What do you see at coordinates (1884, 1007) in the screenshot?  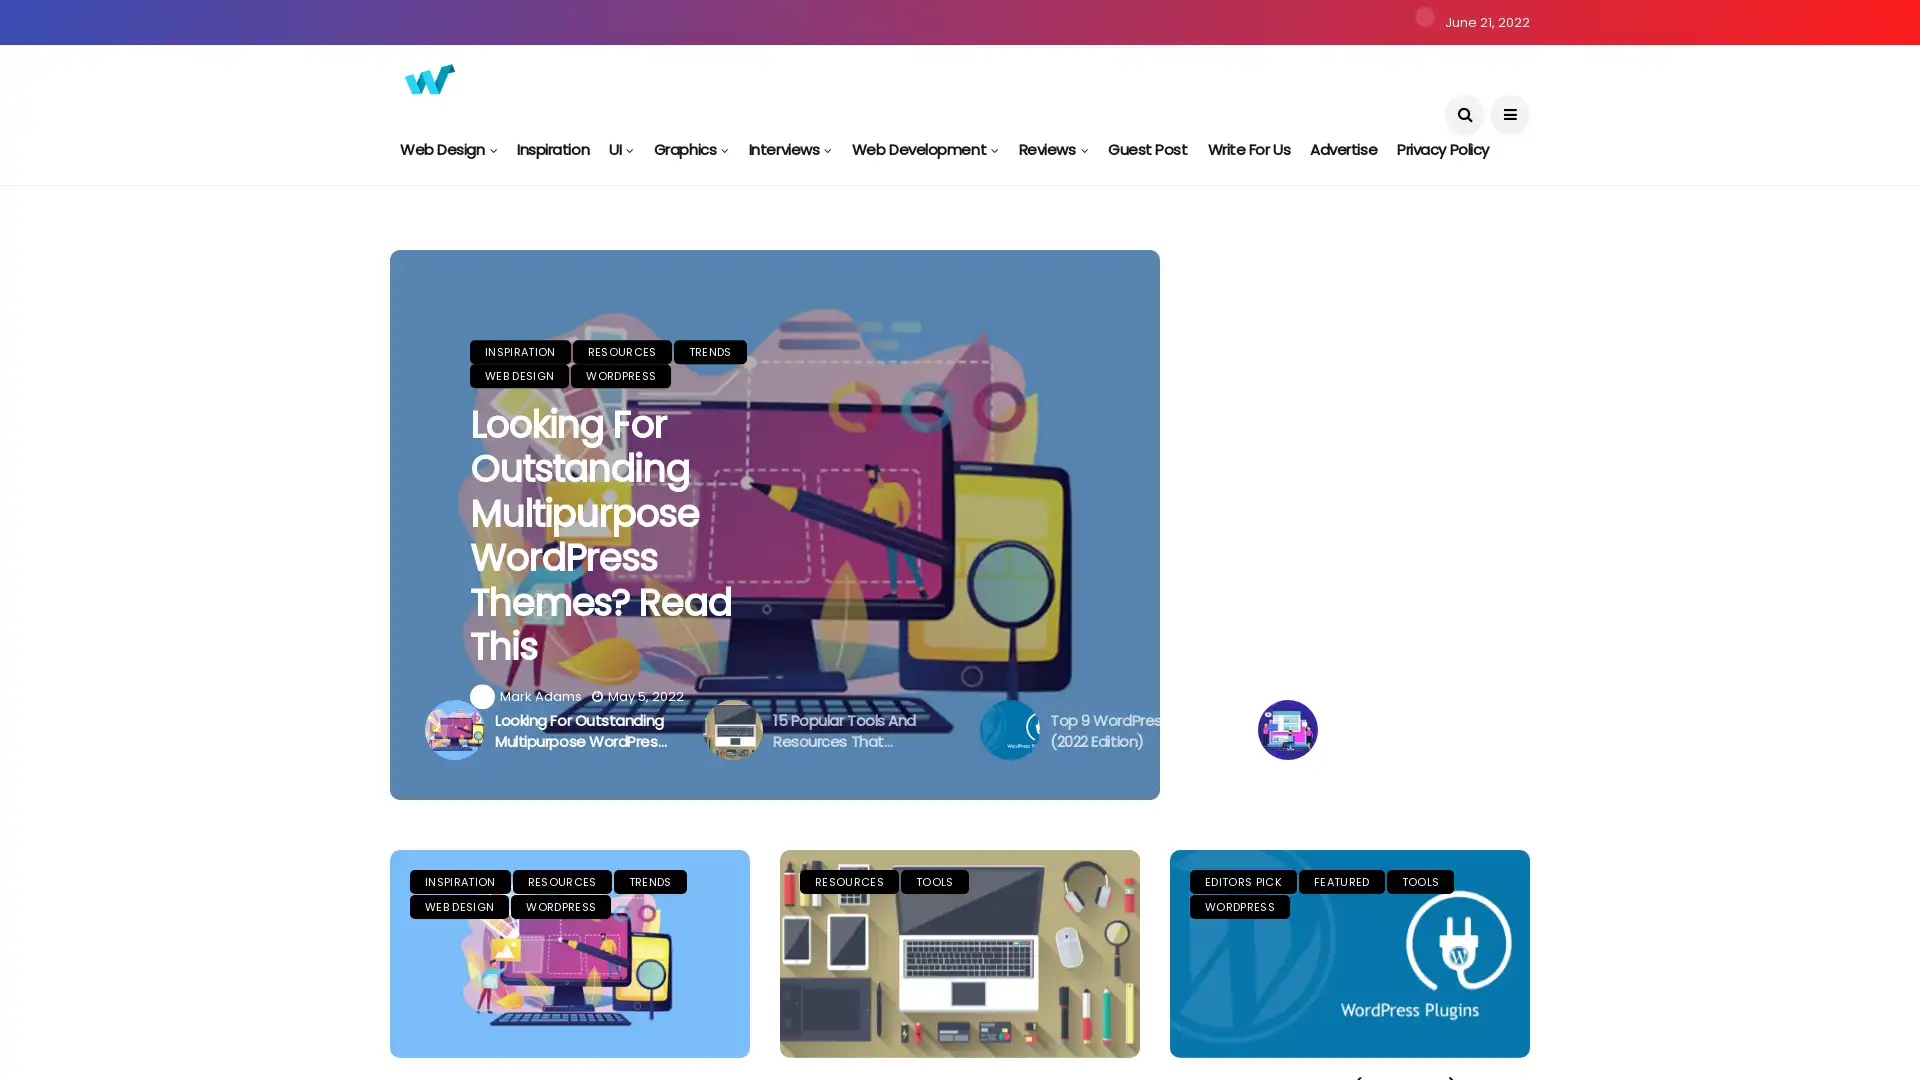 I see `Close Ad` at bounding box center [1884, 1007].